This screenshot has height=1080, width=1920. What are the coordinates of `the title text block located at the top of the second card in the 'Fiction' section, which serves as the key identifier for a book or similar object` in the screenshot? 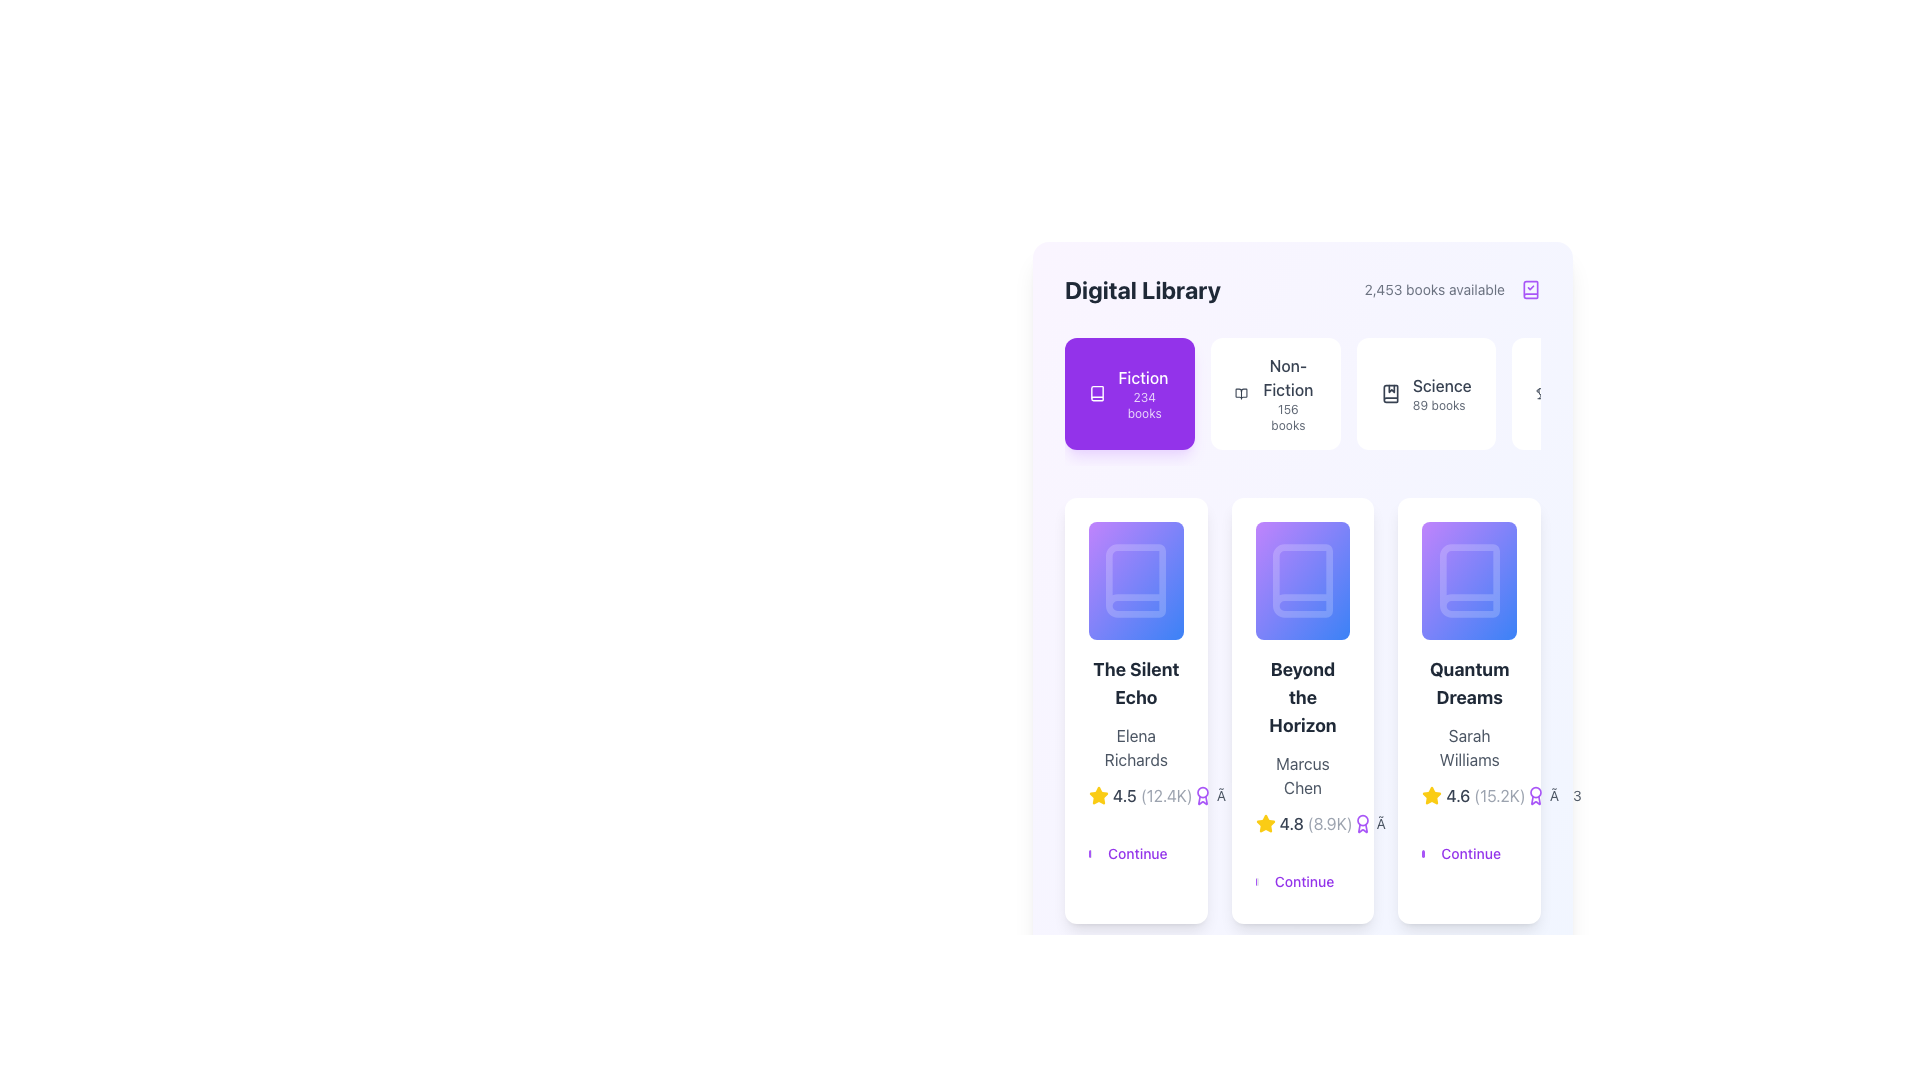 It's located at (1302, 697).